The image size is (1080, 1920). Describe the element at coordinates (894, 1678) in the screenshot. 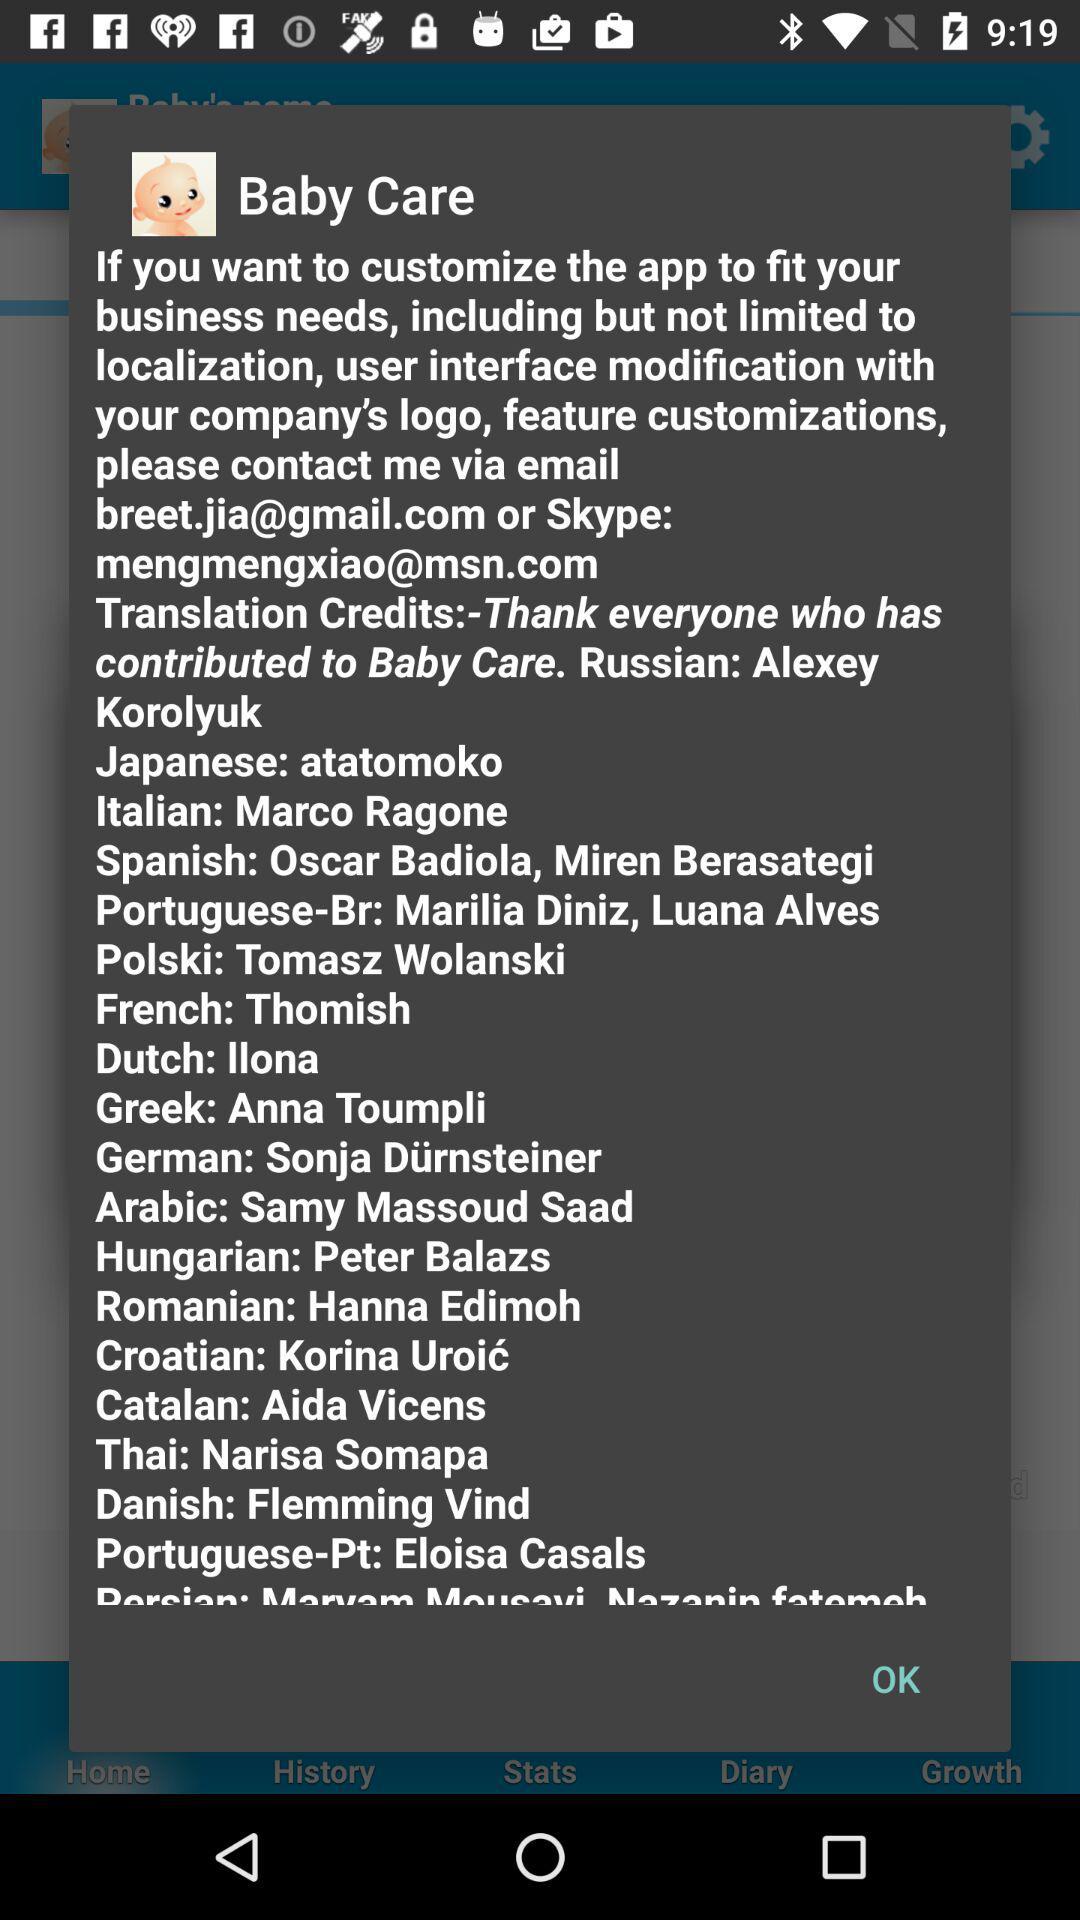

I see `the ok at the bottom right corner` at that location.